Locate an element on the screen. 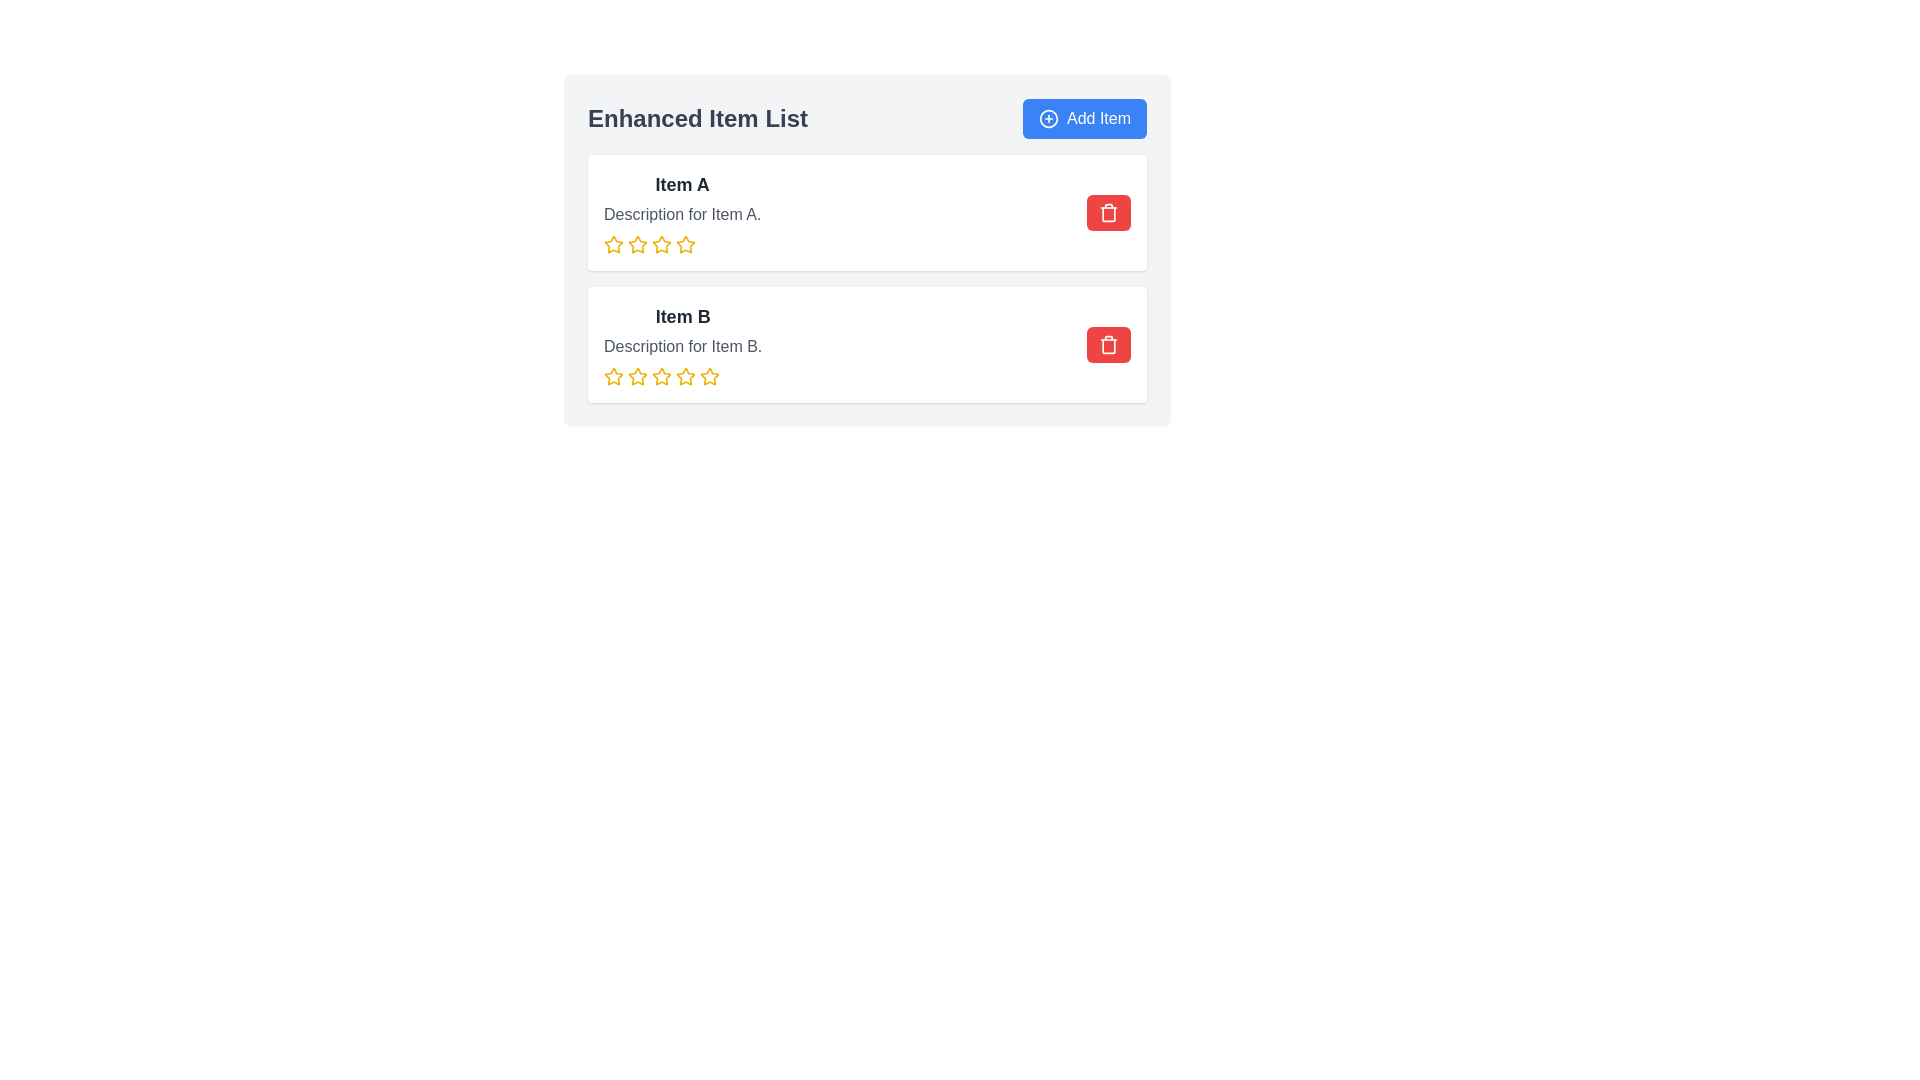 The width and height of the screenshot is (1920, 1080). on the fourth yellow rating star in the rating system for Item B, located below the description text and above the bottom margin of the Item B card is located at coordinates (682, 377).